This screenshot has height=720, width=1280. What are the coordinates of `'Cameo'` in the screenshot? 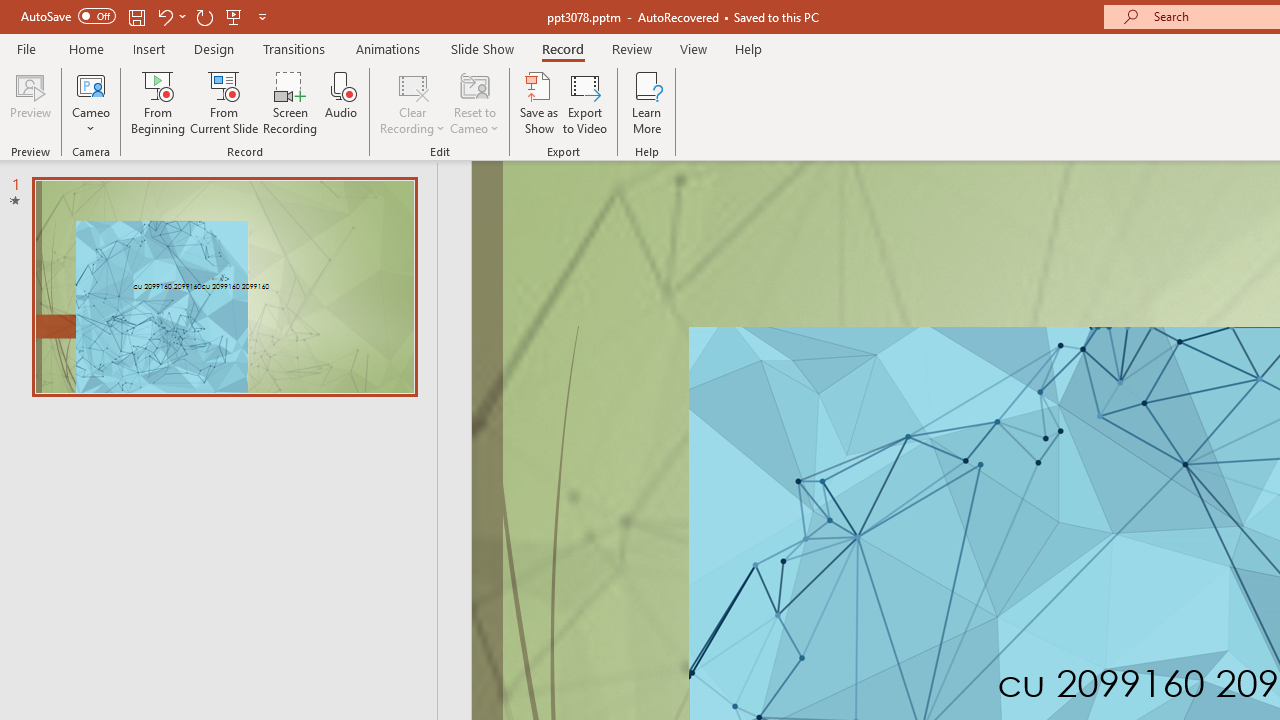 It's located at (90, 103).